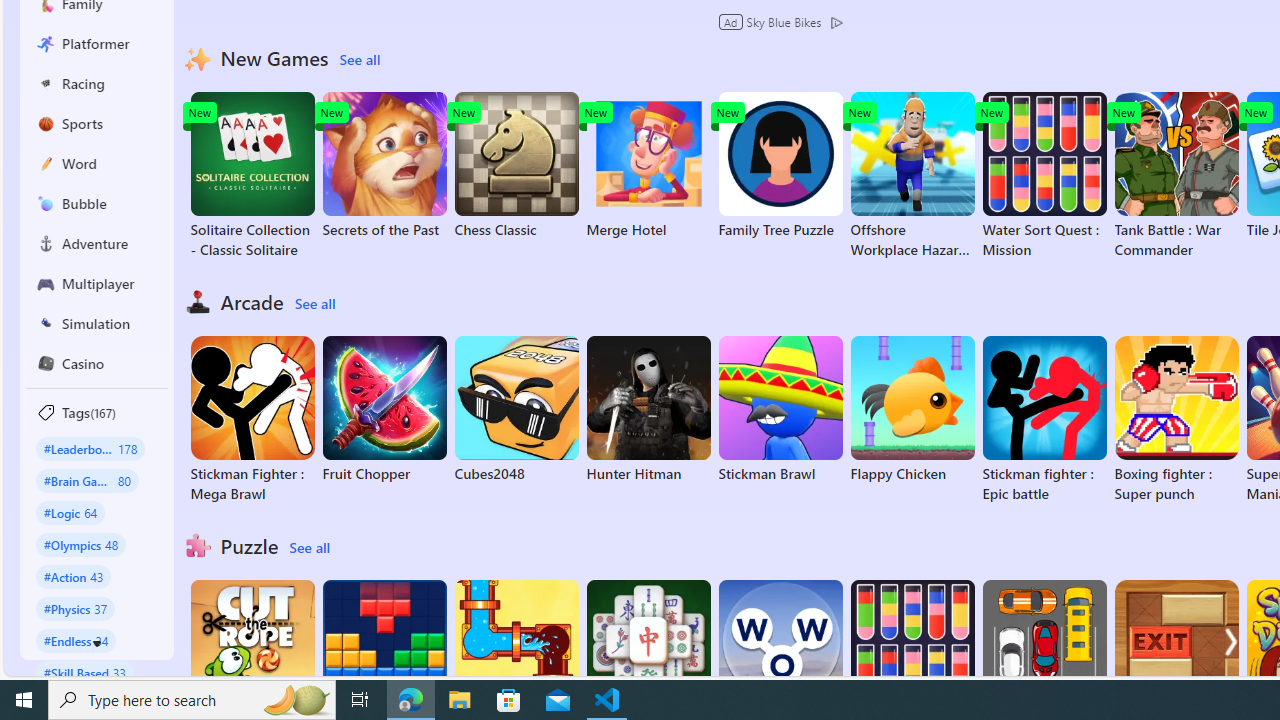  Describe the element at coordinates (86, 480) in the screenshot. I see `'#Brain Games 80'` at that location.